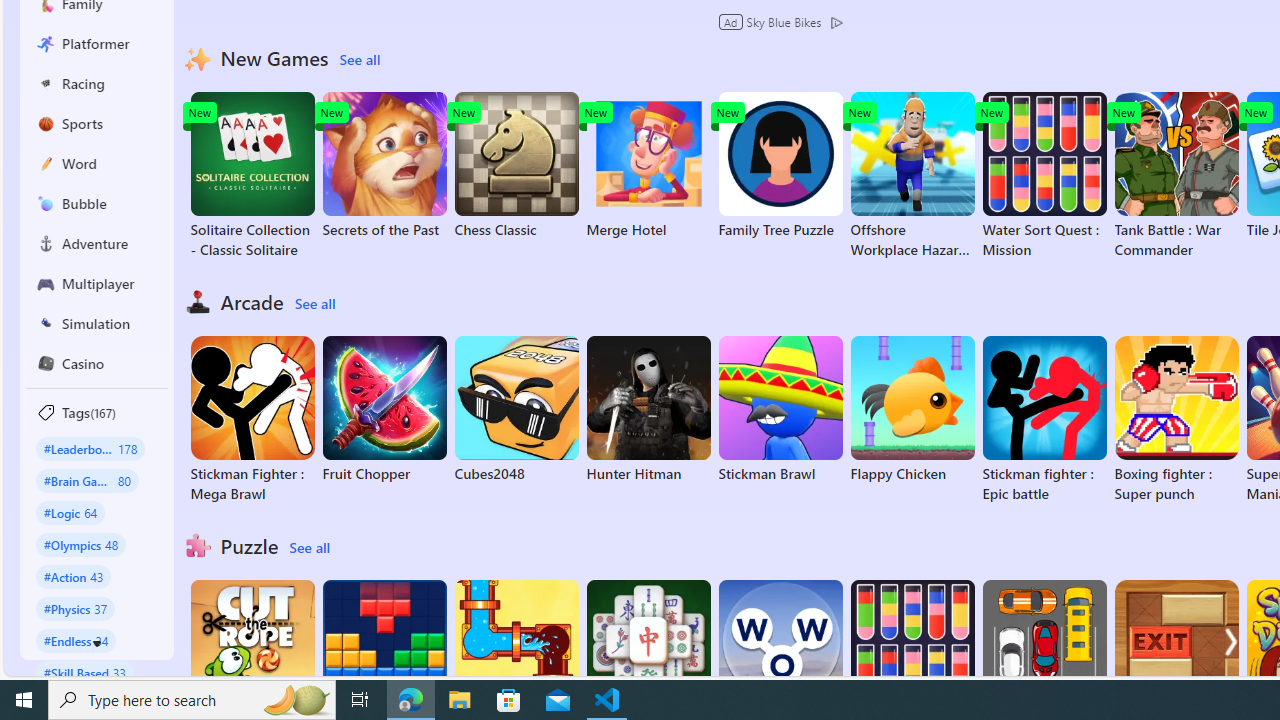  Describe the element at coordinates (86, 480) in the screenshot. I see `'#Brain Games 80'` at that location.